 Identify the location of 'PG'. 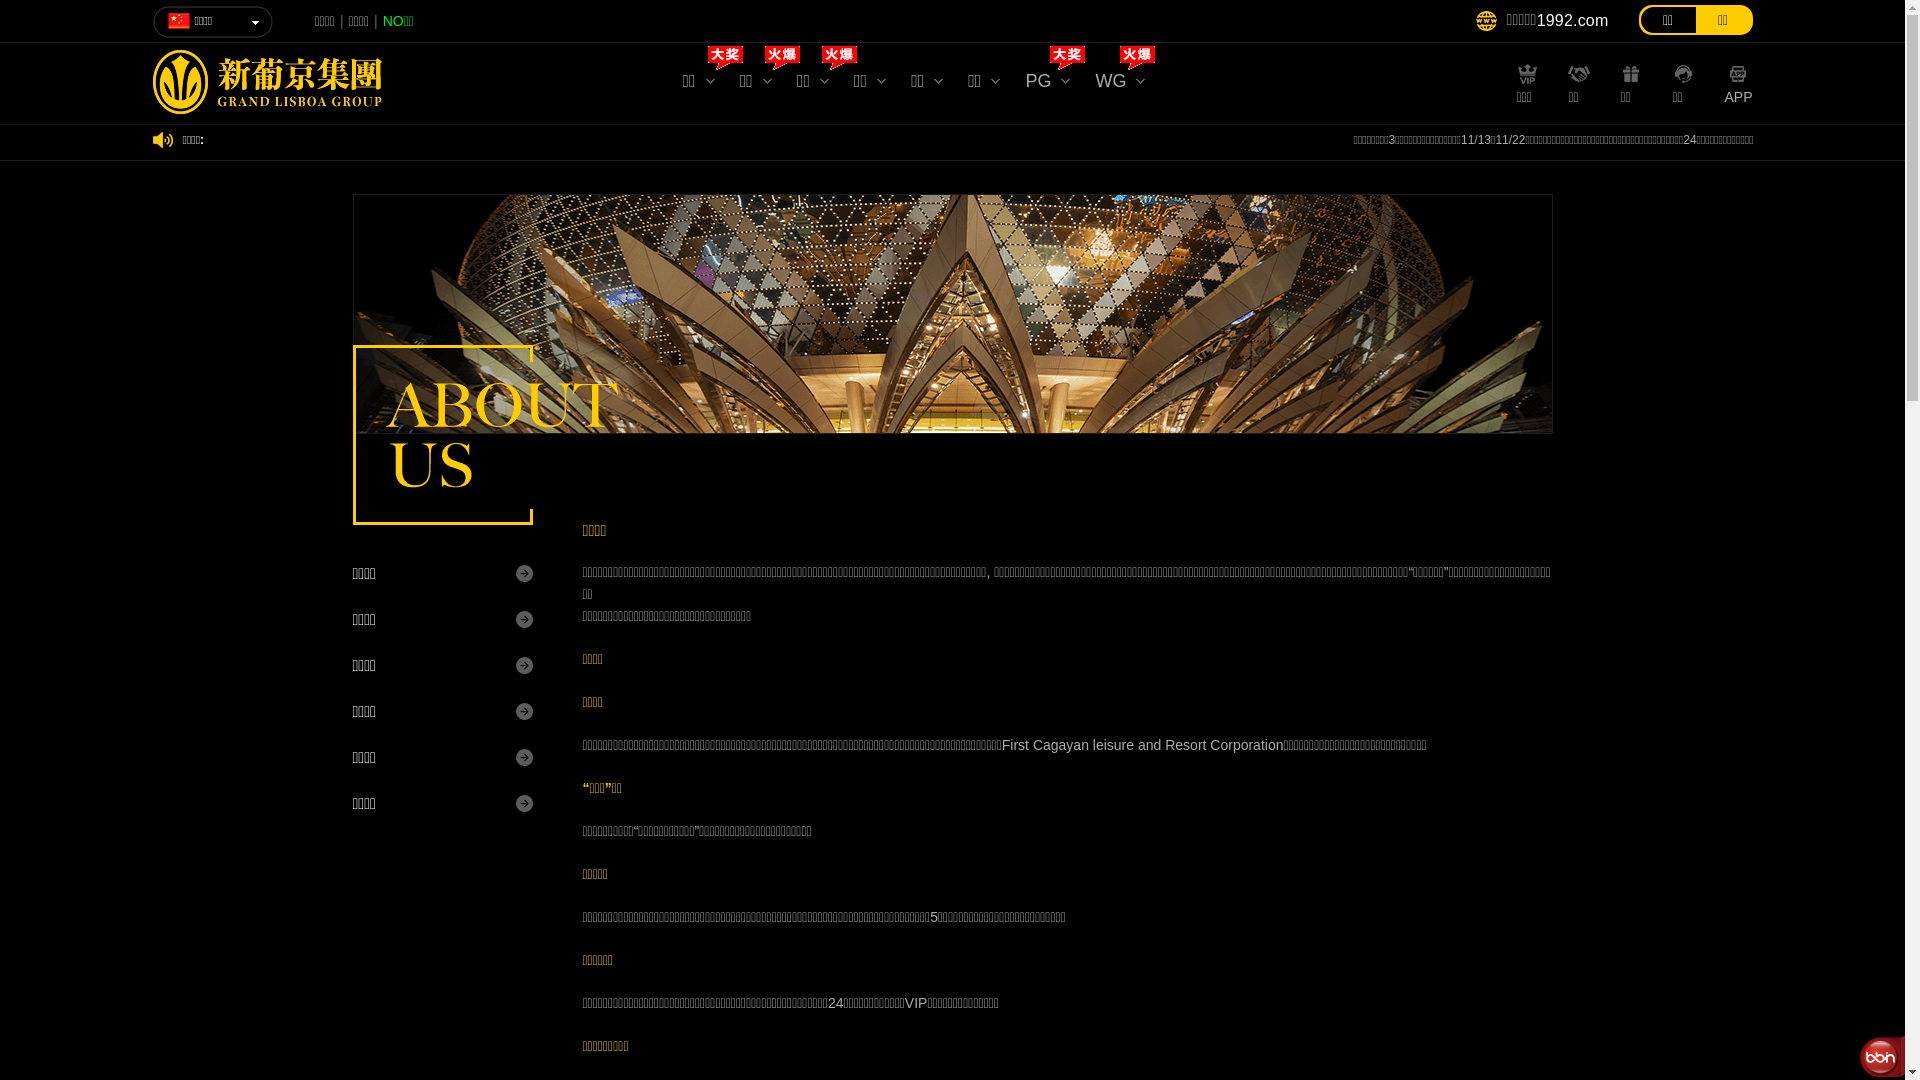
(1046, 85).